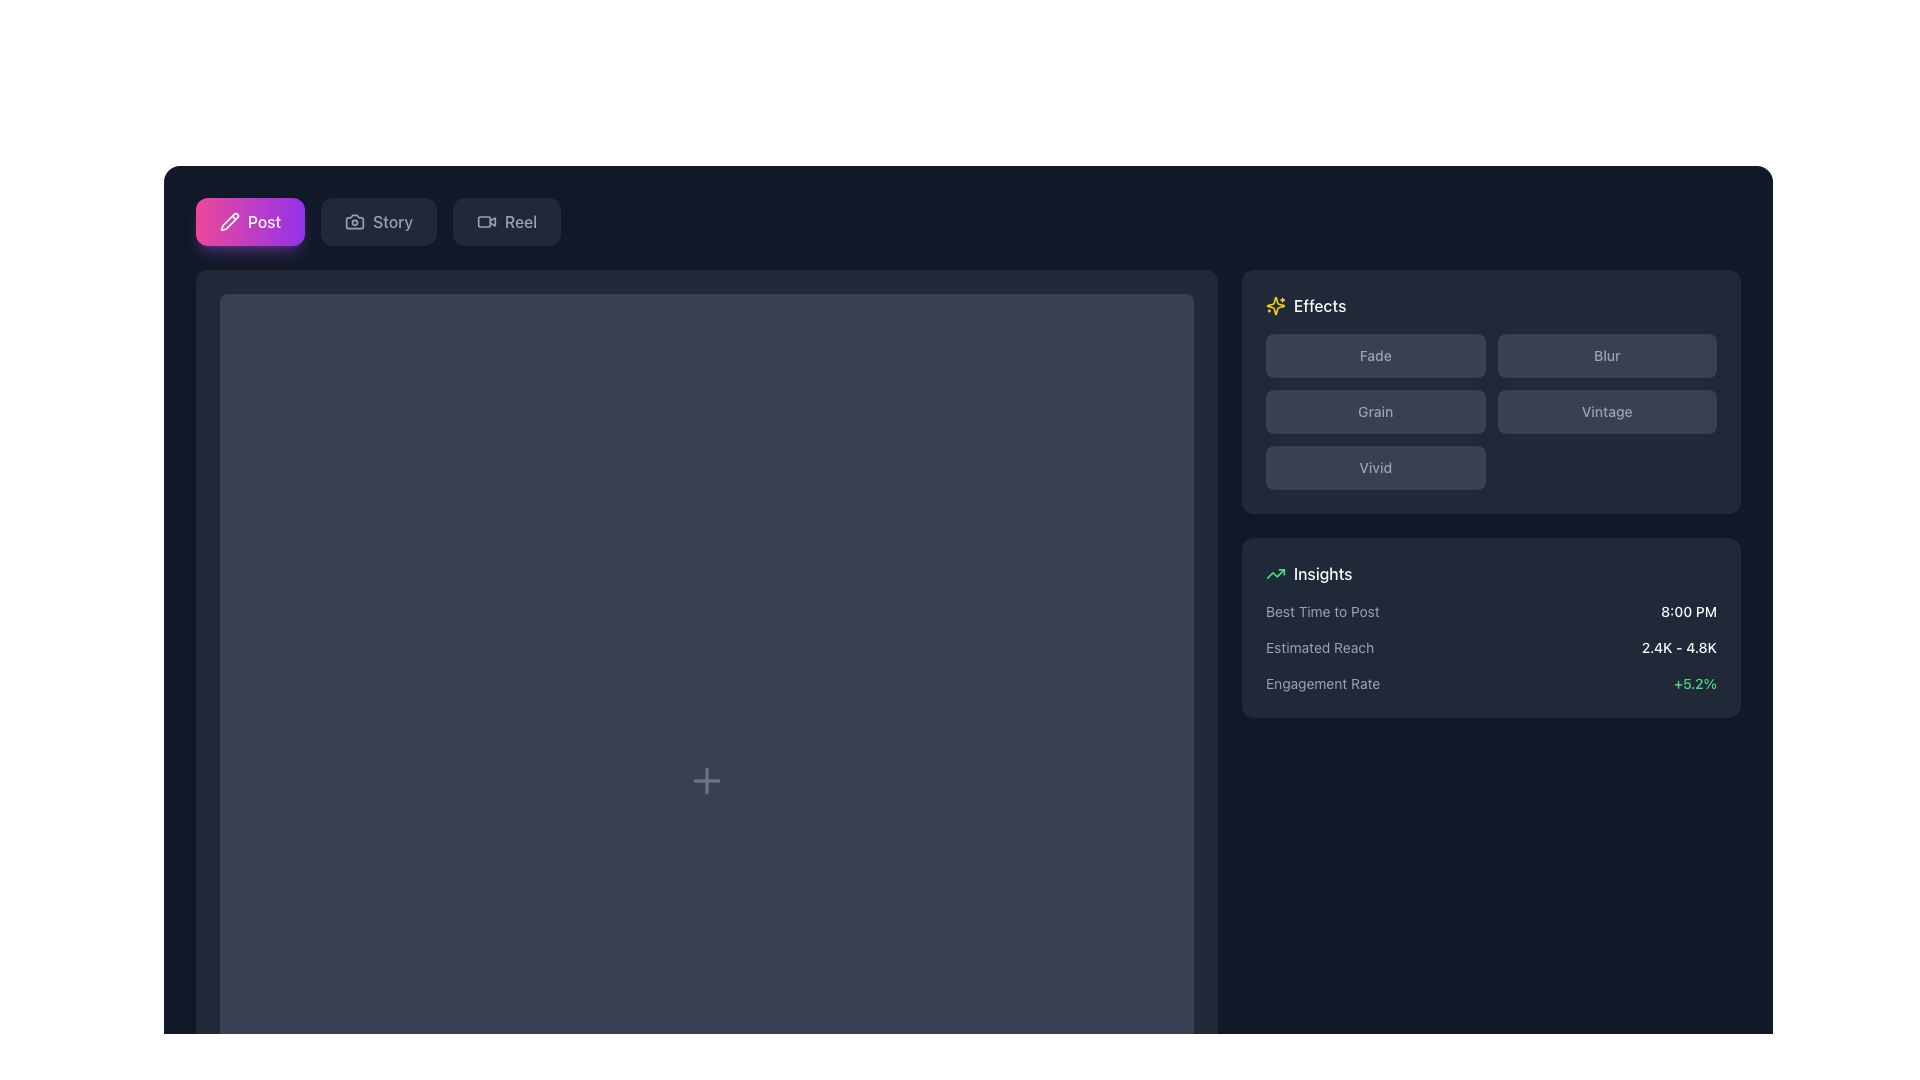 The height and width of the screenshot is (1080, 1920). What do you see at coordinates (230, 222) in the screenshot?
I see `the pencil-shaped icon inside the 'Post' button` at bounding box center [230, 222].